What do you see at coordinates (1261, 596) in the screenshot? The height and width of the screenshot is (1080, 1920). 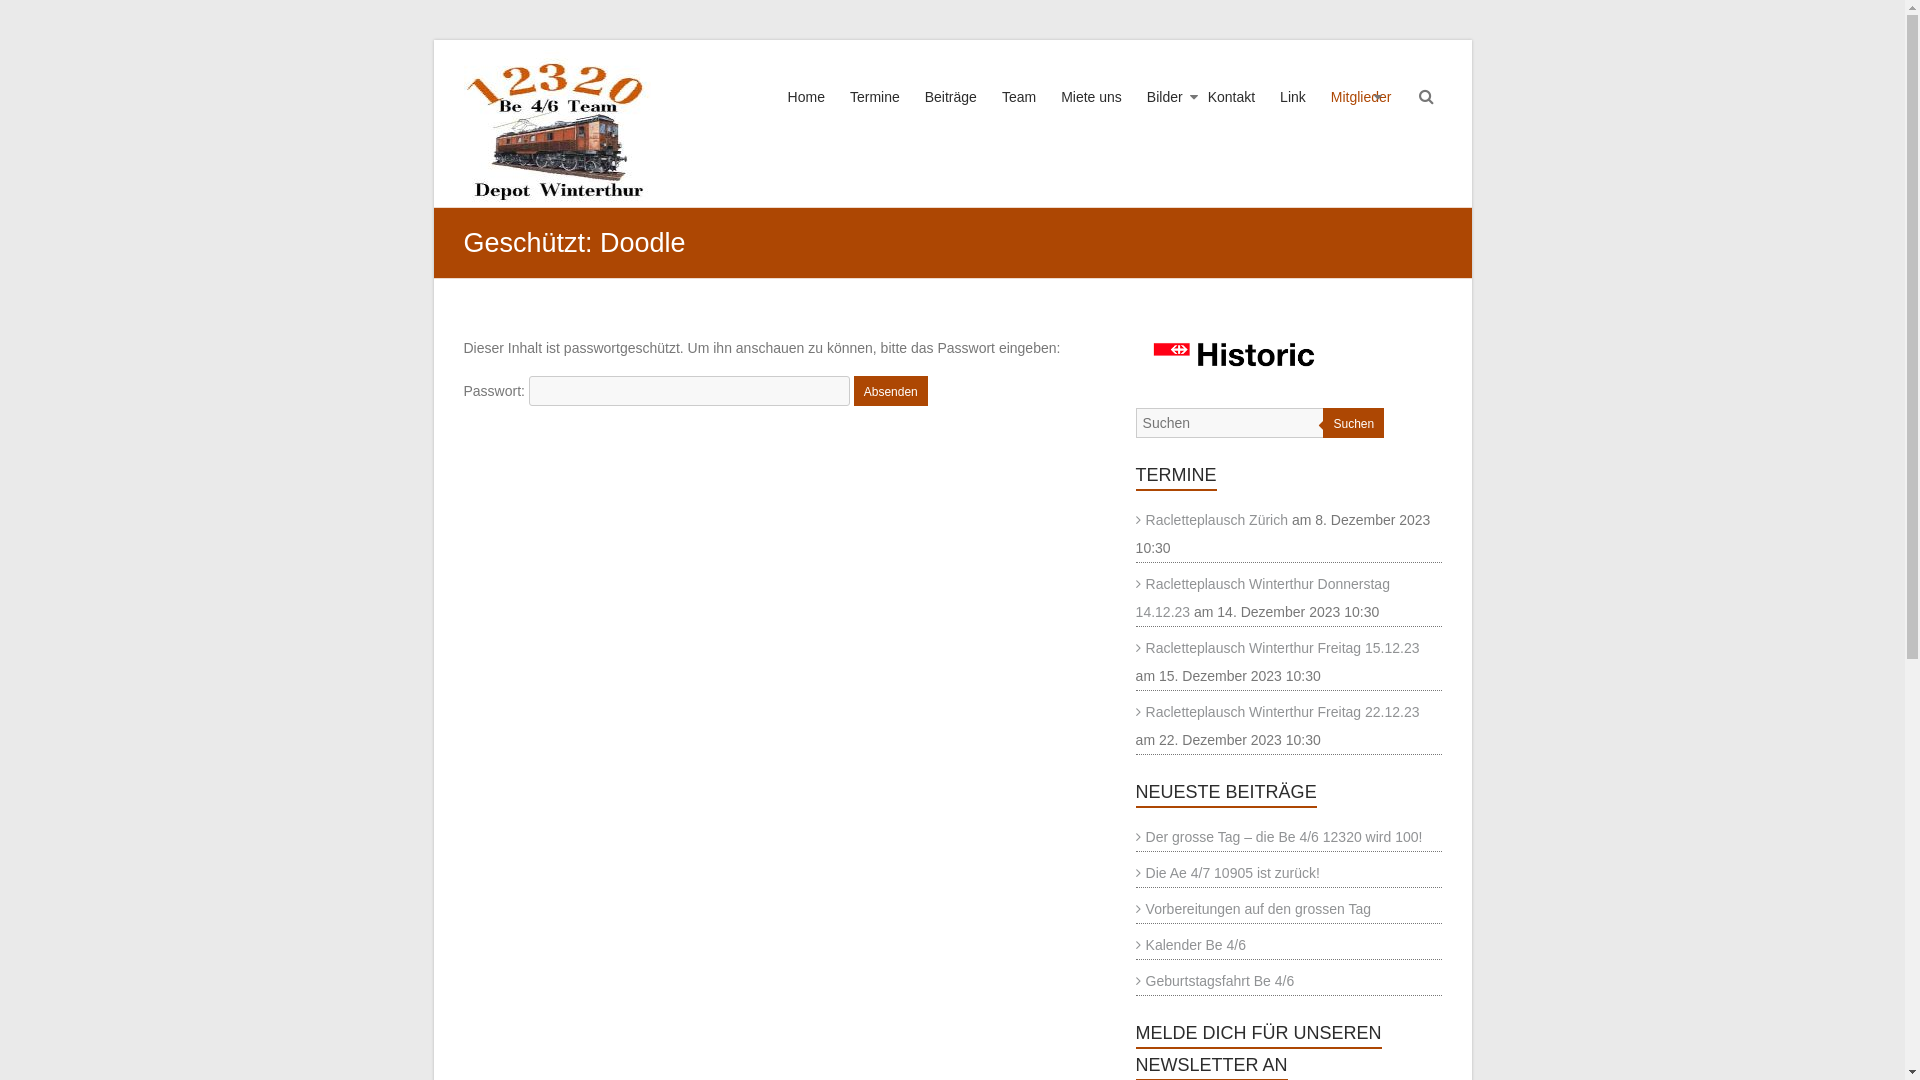 I see `'Racletteplausch Winterthur Donnerstag 14.12.23'` at bounding box center [1261, 596].